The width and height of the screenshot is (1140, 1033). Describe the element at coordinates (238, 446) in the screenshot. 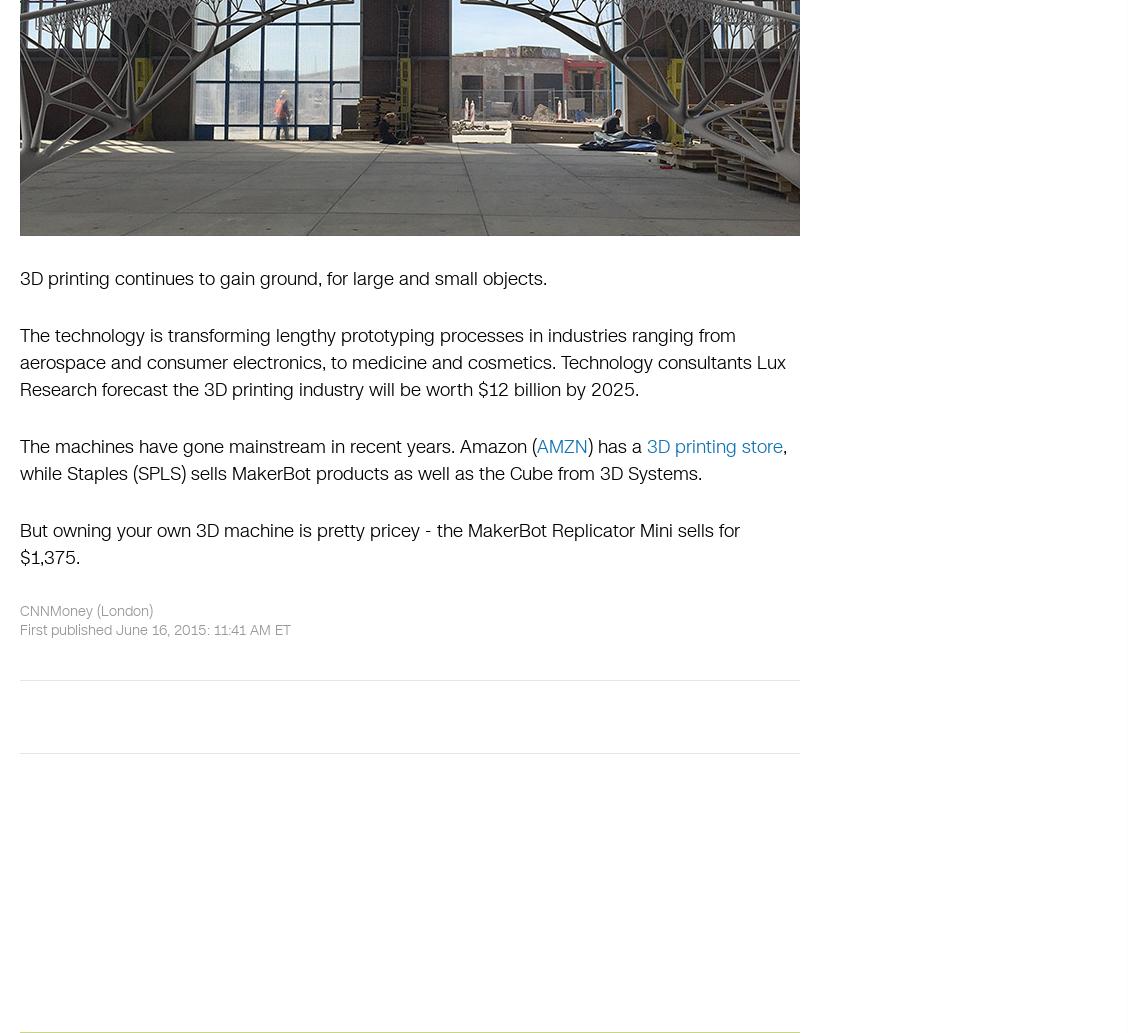

I see `'The machines have gone mainstream in recent years.'` at that location.